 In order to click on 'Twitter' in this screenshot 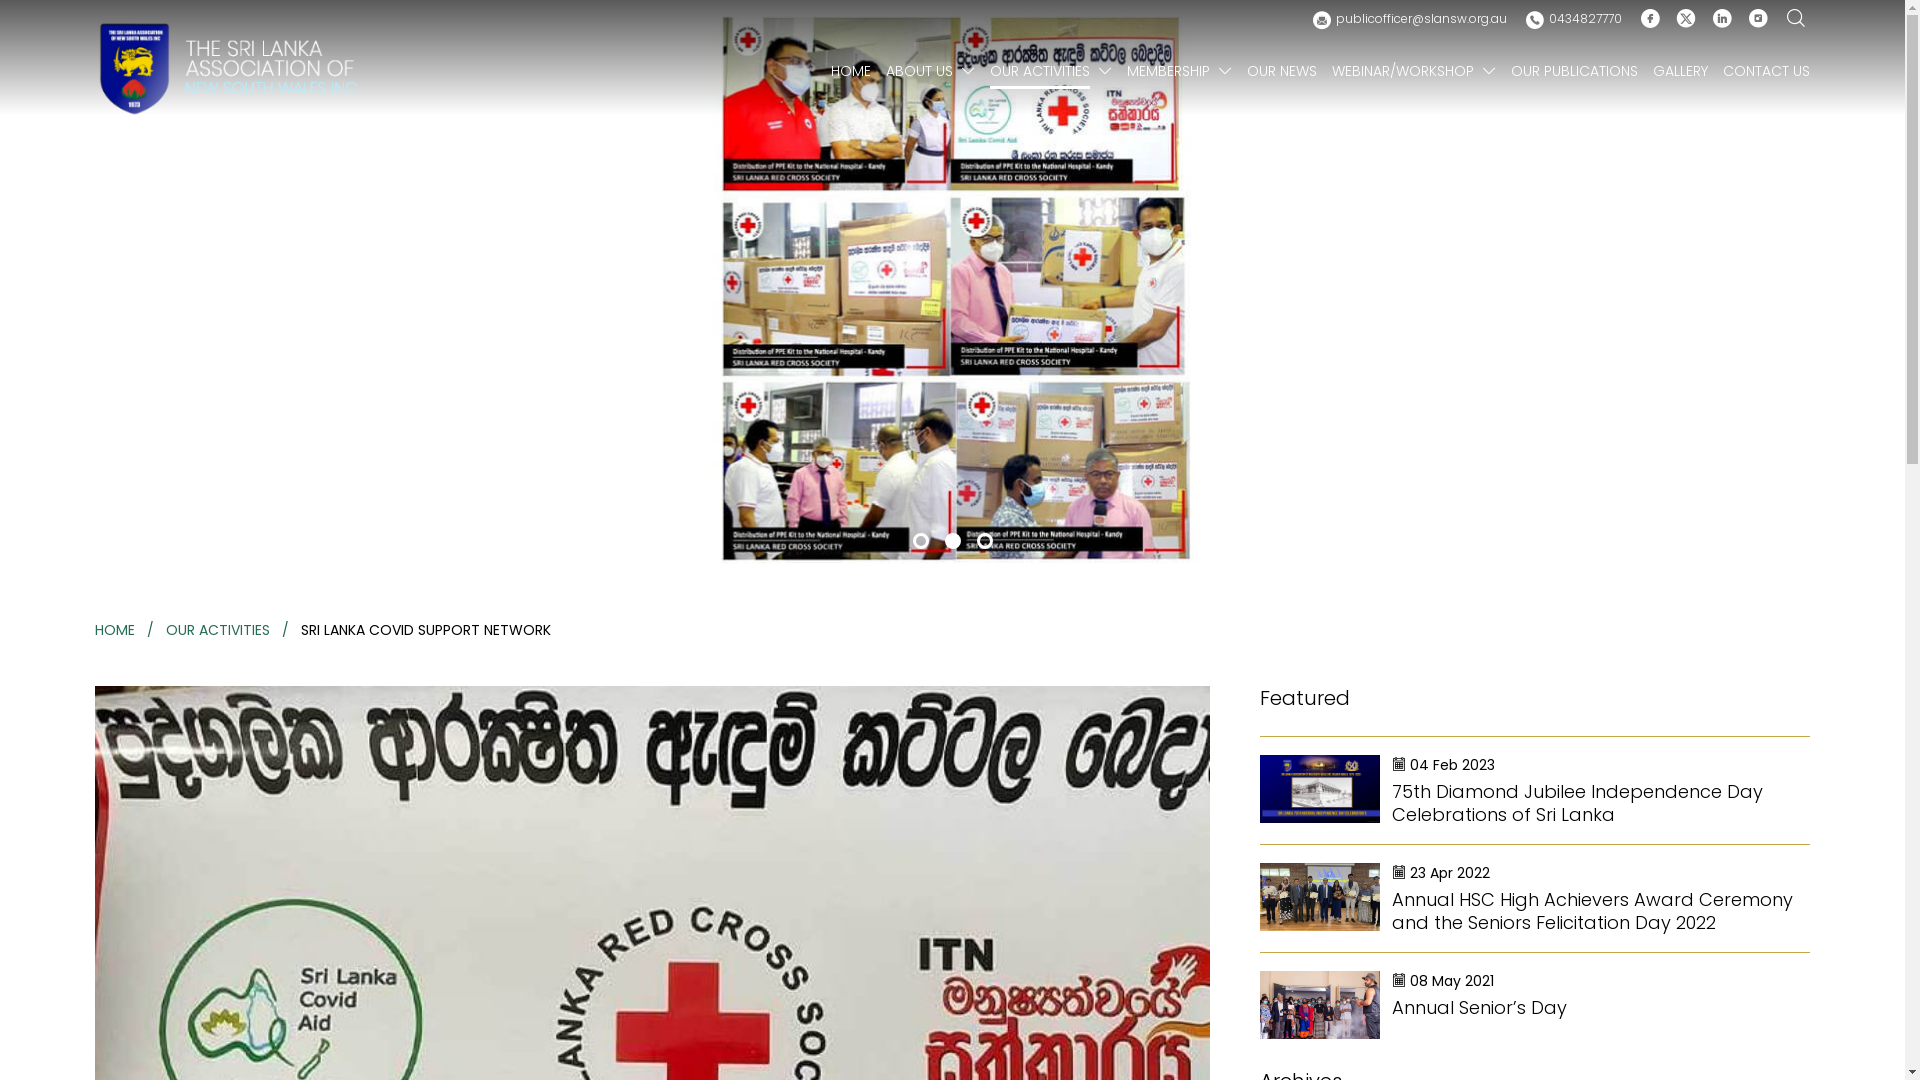, I will do `click(1684, 19)`.